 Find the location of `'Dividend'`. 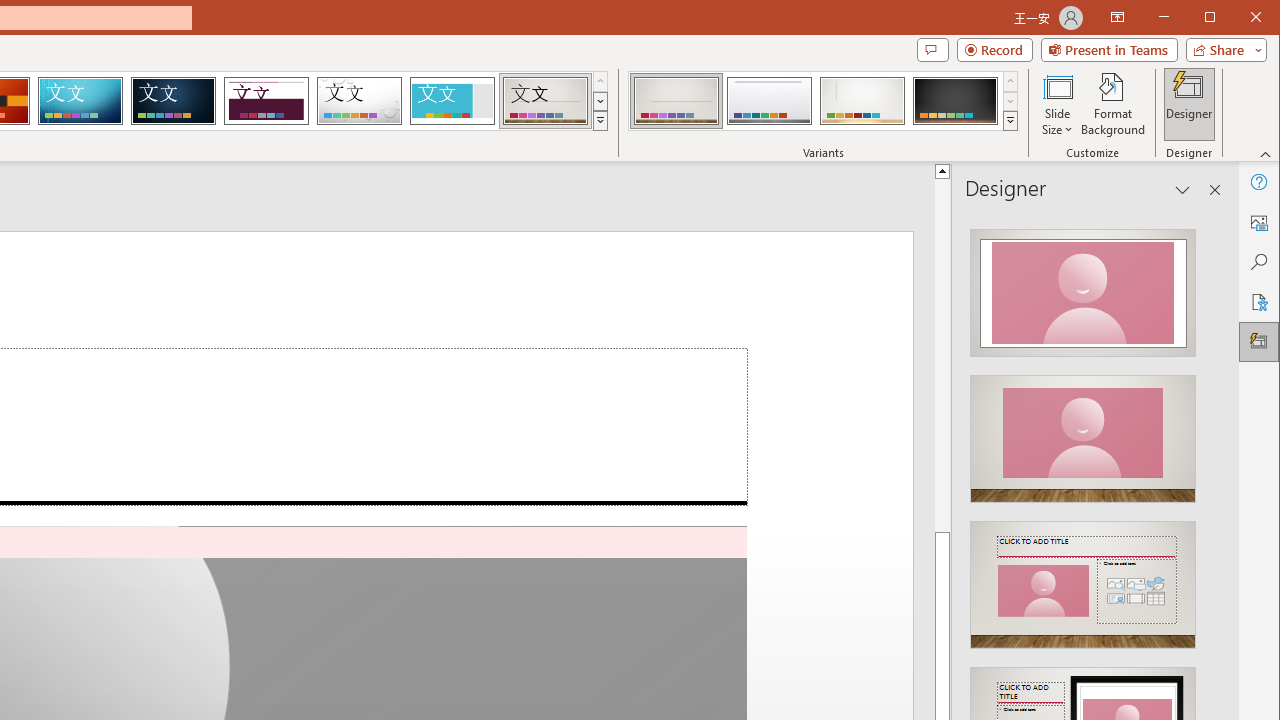

'Dividend' is located at coordinates (265, 100).